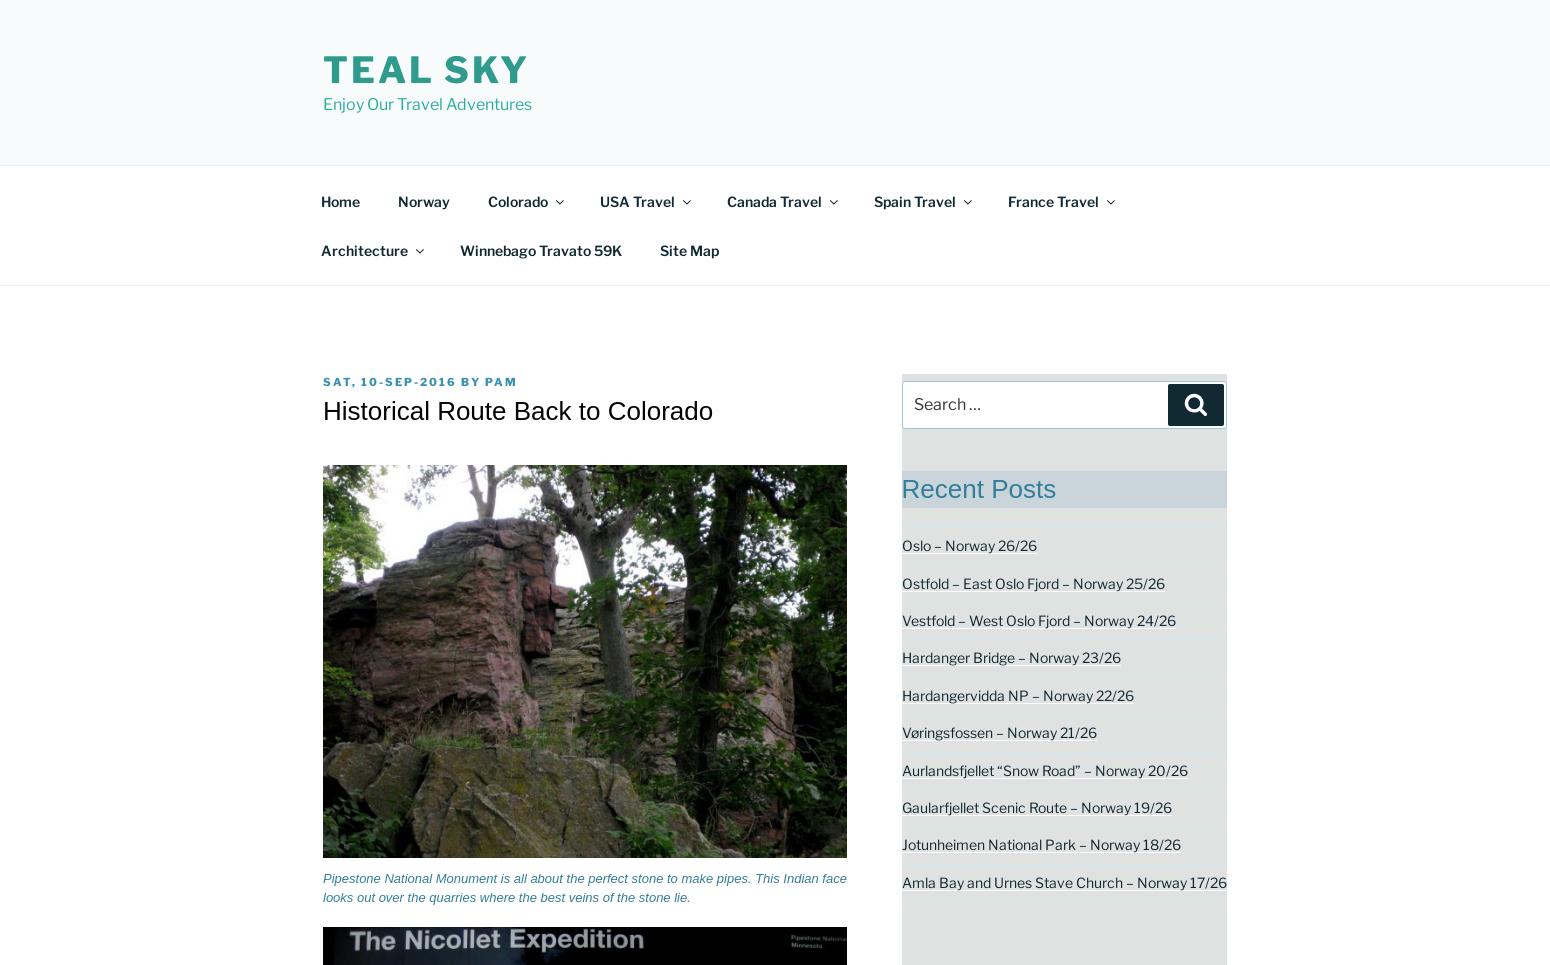 Image resolution: width=1550 pixels, height=965 pixels. Describe the element at coordinates (500, 381) in the screenshot. I see `'pam'` at that location.